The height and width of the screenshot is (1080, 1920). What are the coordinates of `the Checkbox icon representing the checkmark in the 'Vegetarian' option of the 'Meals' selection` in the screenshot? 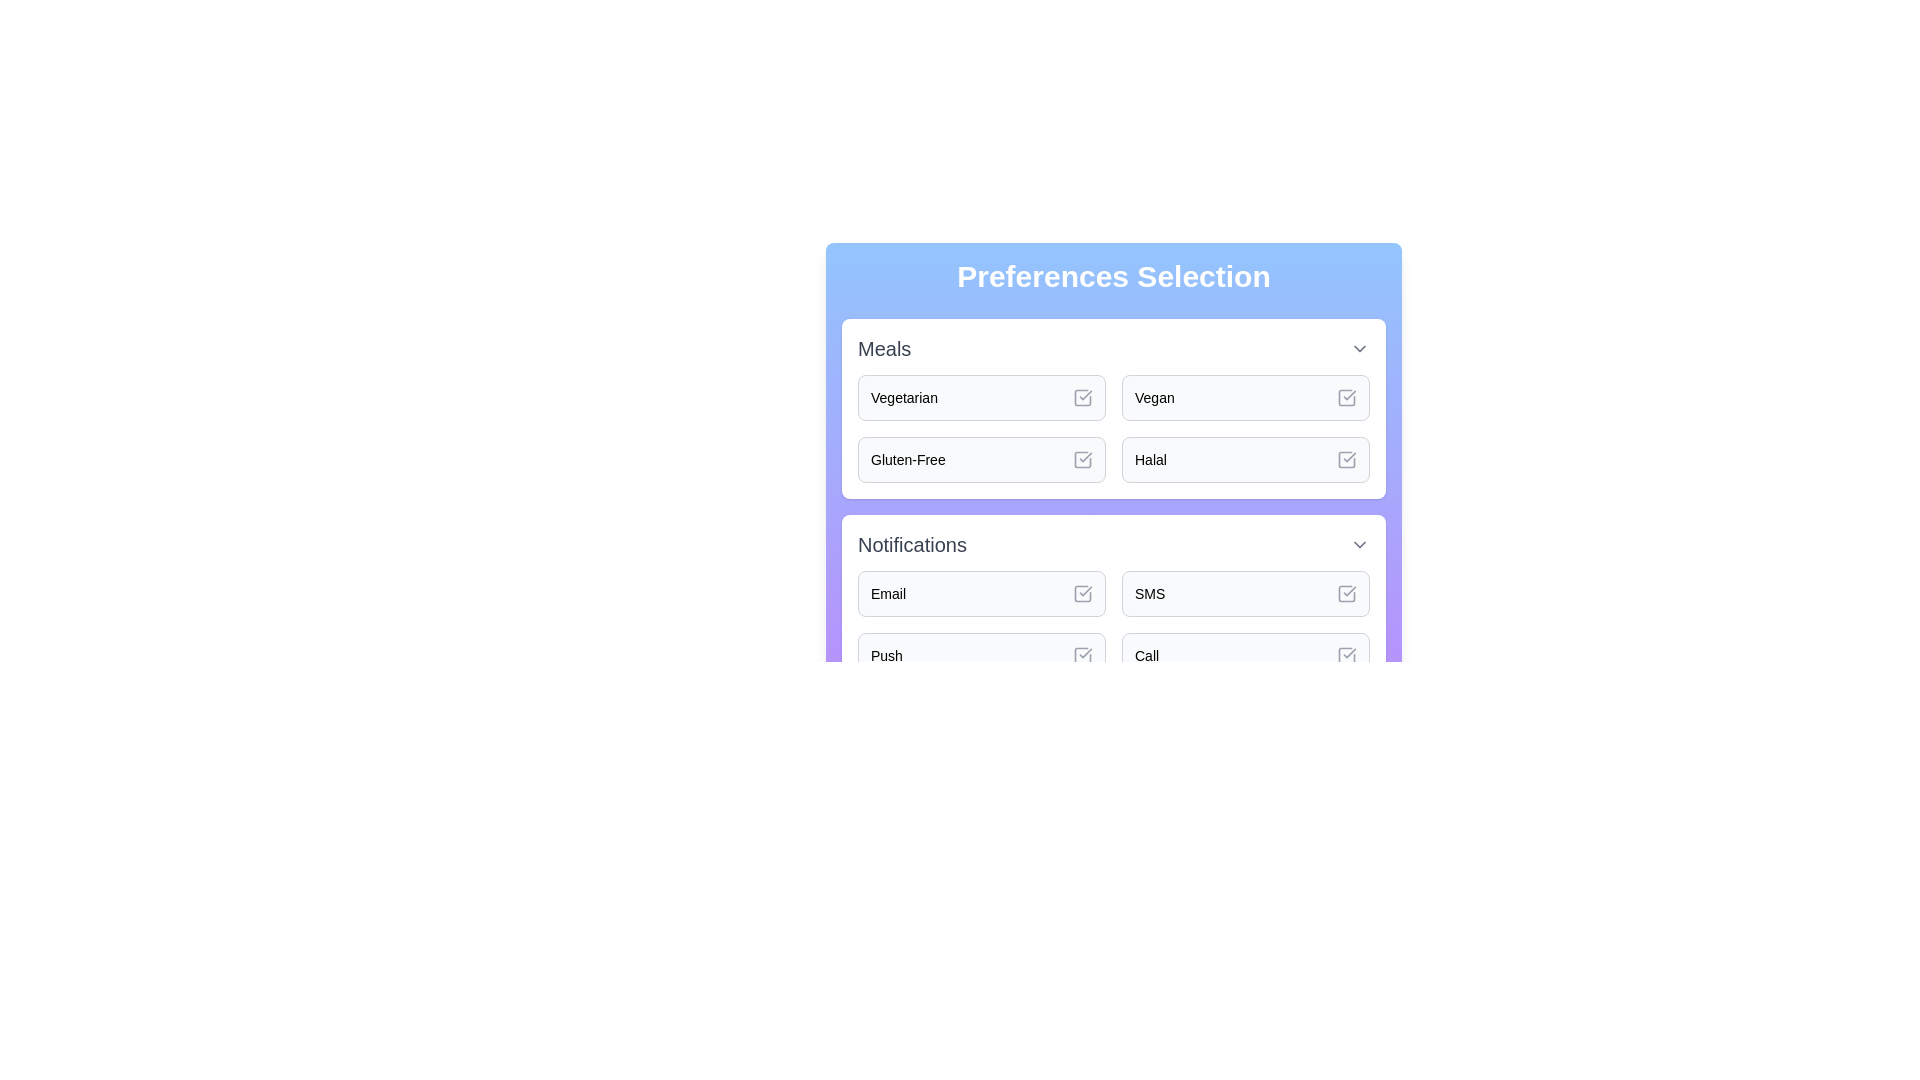 It's located at (1082, 397).